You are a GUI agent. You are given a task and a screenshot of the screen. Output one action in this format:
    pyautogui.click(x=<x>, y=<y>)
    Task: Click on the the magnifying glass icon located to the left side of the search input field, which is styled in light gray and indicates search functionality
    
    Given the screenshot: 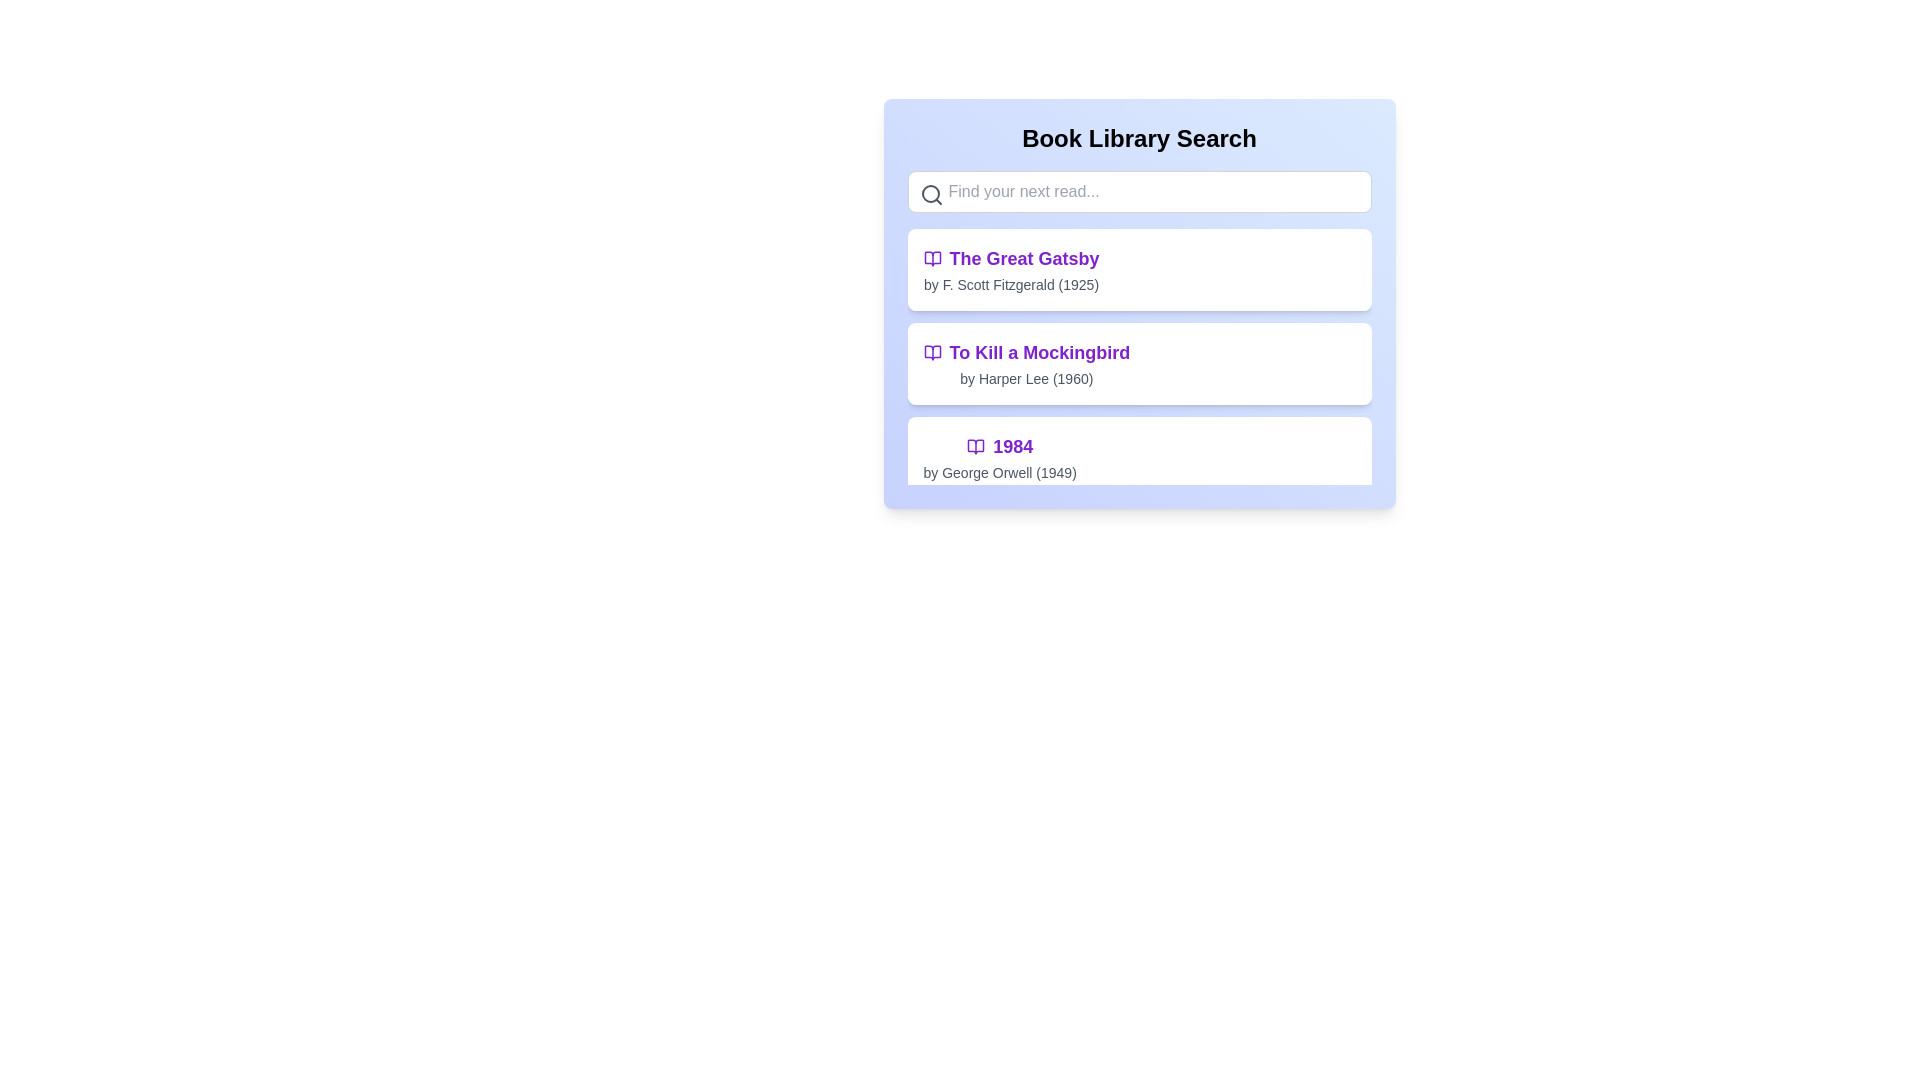 What is the action you would take?
    pyautogui.click(x=930, y=195)
    